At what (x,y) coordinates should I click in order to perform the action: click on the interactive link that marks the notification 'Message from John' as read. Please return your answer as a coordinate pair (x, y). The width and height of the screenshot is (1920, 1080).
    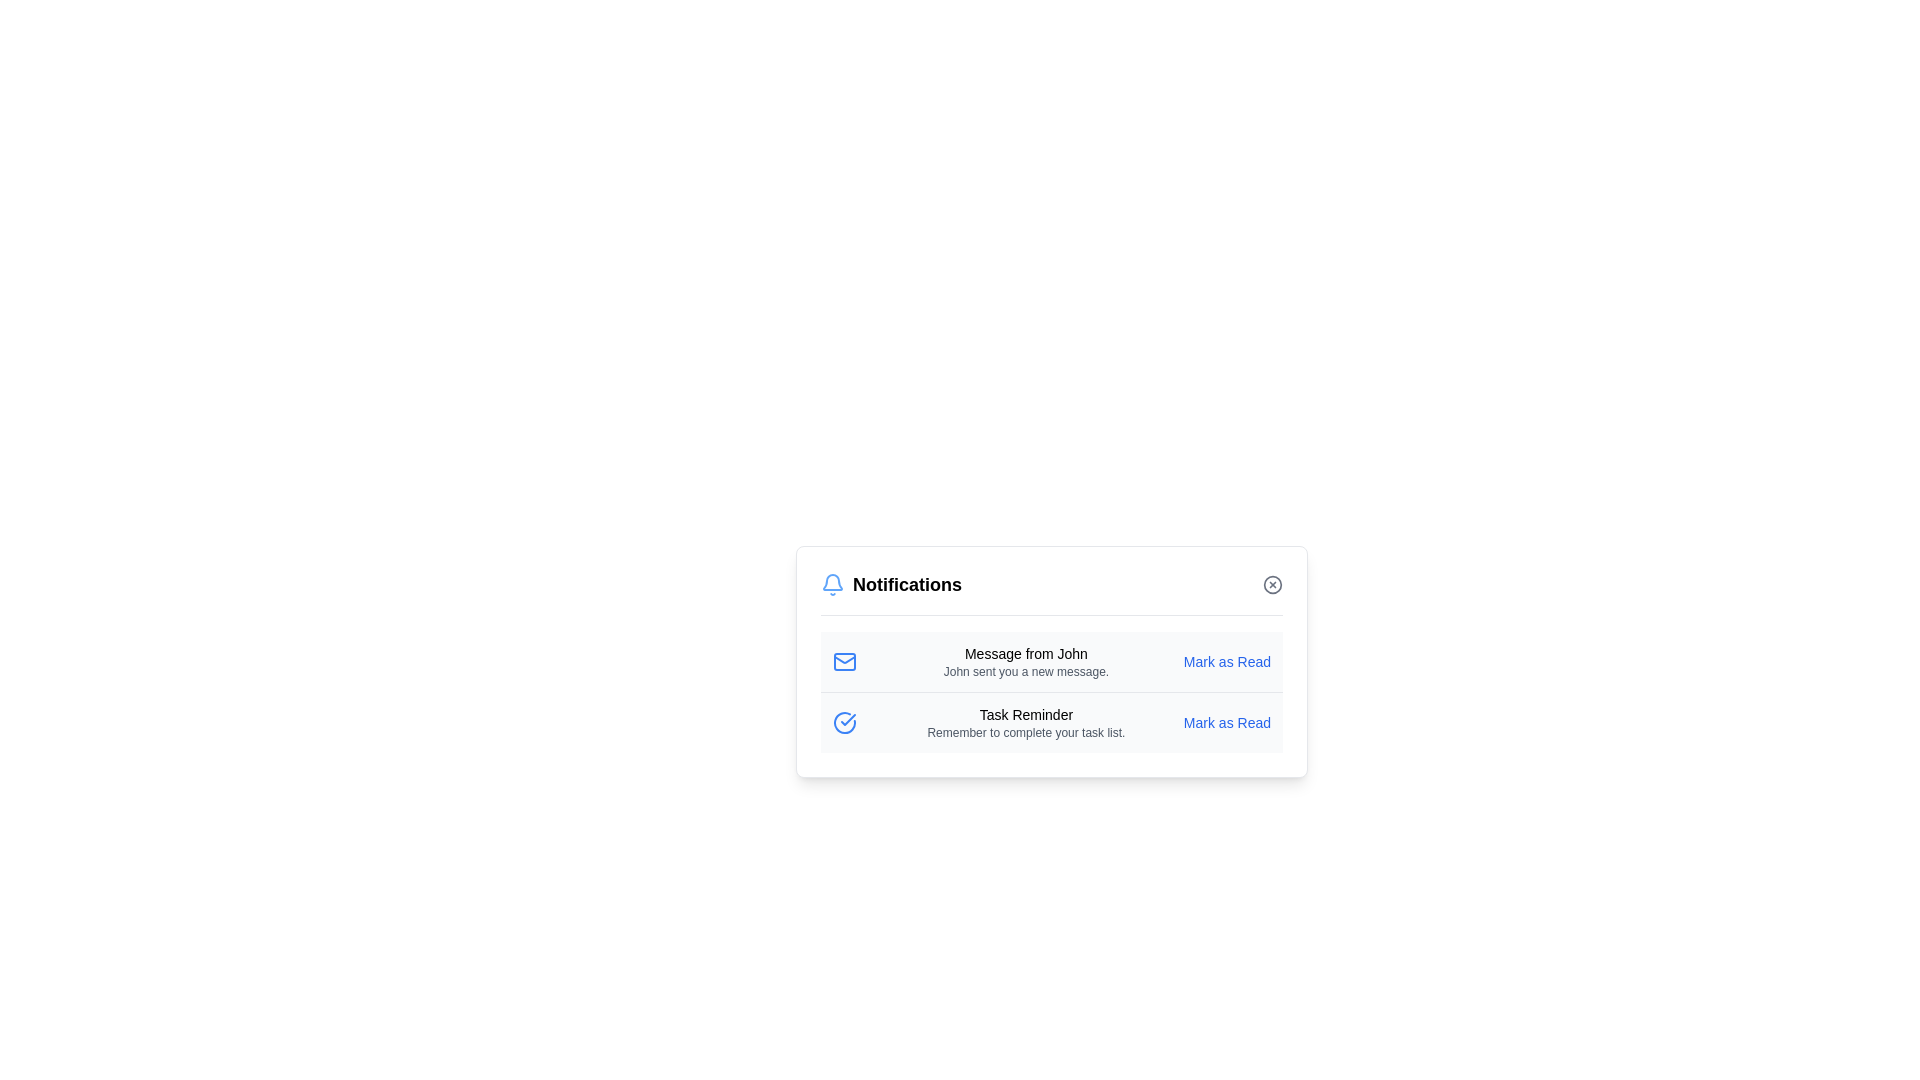
    Looking at the image, I should click on (1226, 662).